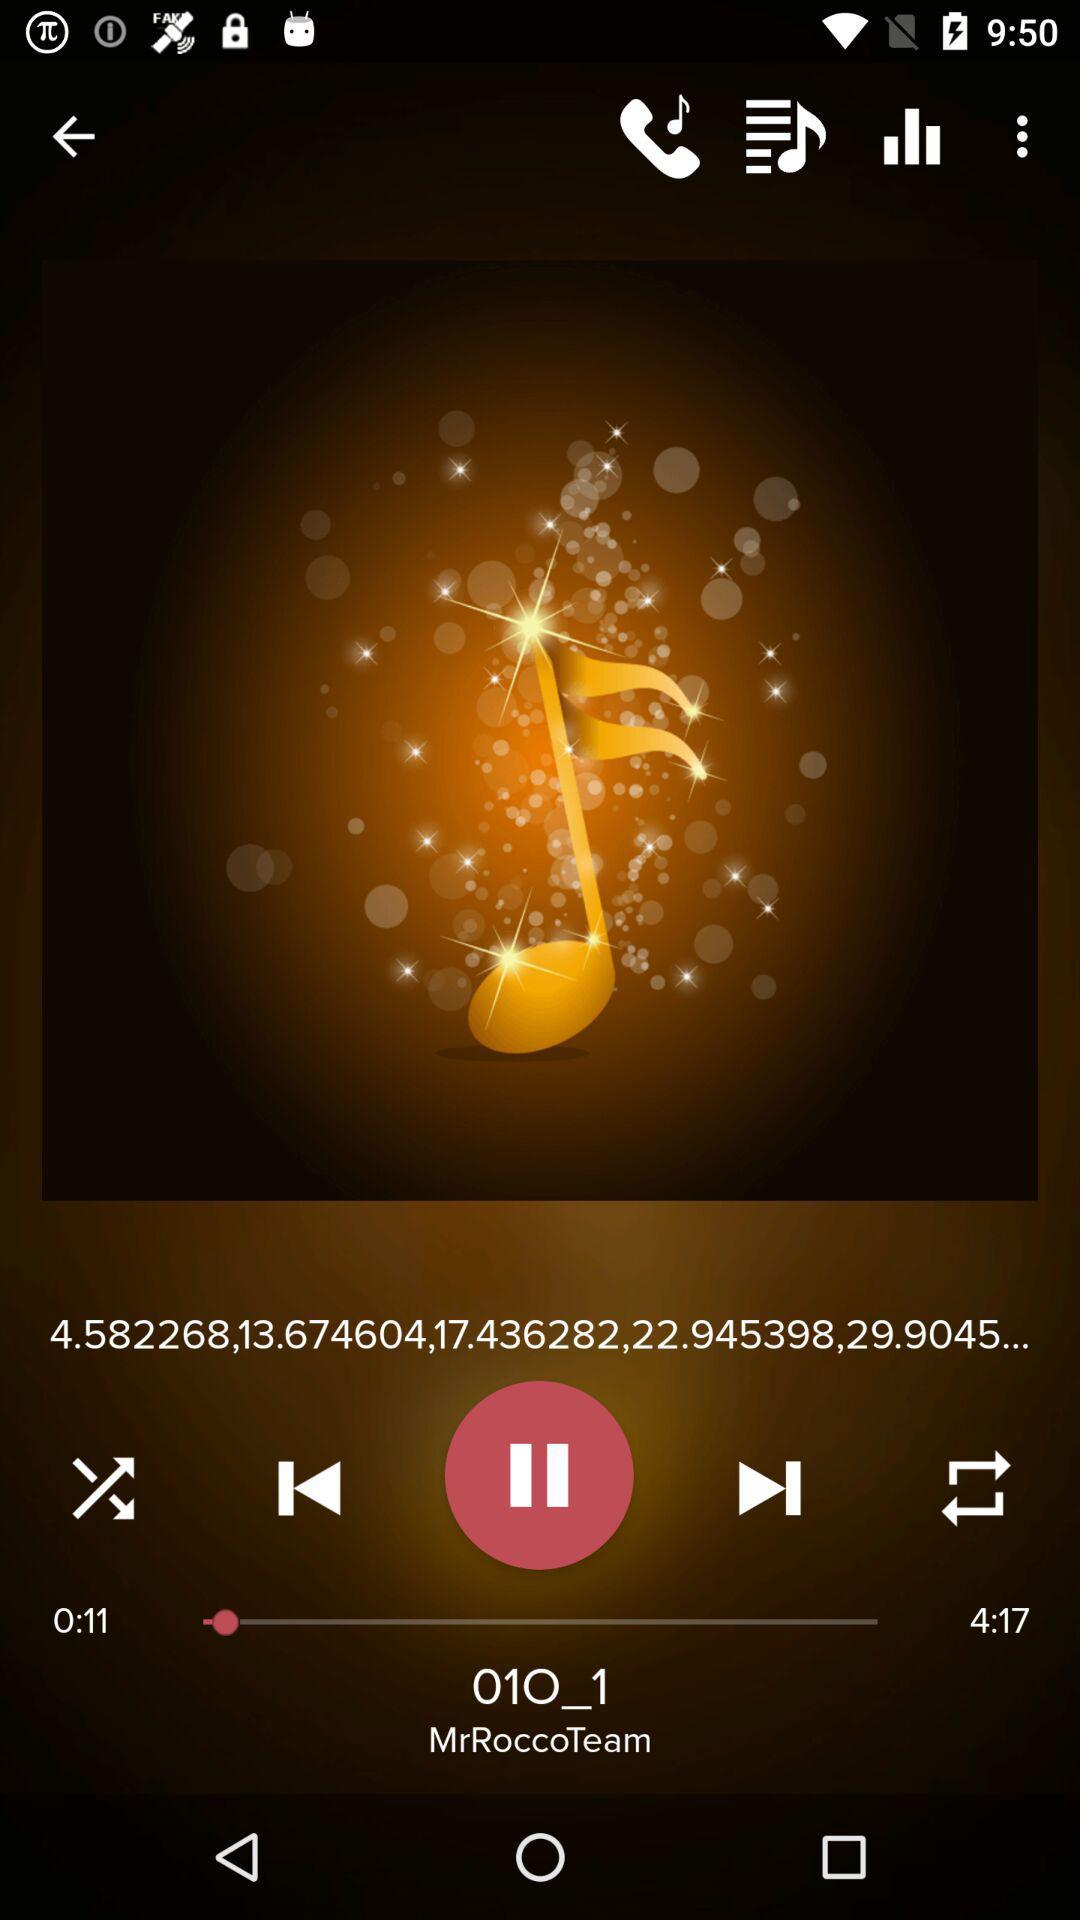 This screenshot has height=1920, width=1080. Describe the element at coordinates (103, 1488) in the screenshot. I see `the close icon` at that location.